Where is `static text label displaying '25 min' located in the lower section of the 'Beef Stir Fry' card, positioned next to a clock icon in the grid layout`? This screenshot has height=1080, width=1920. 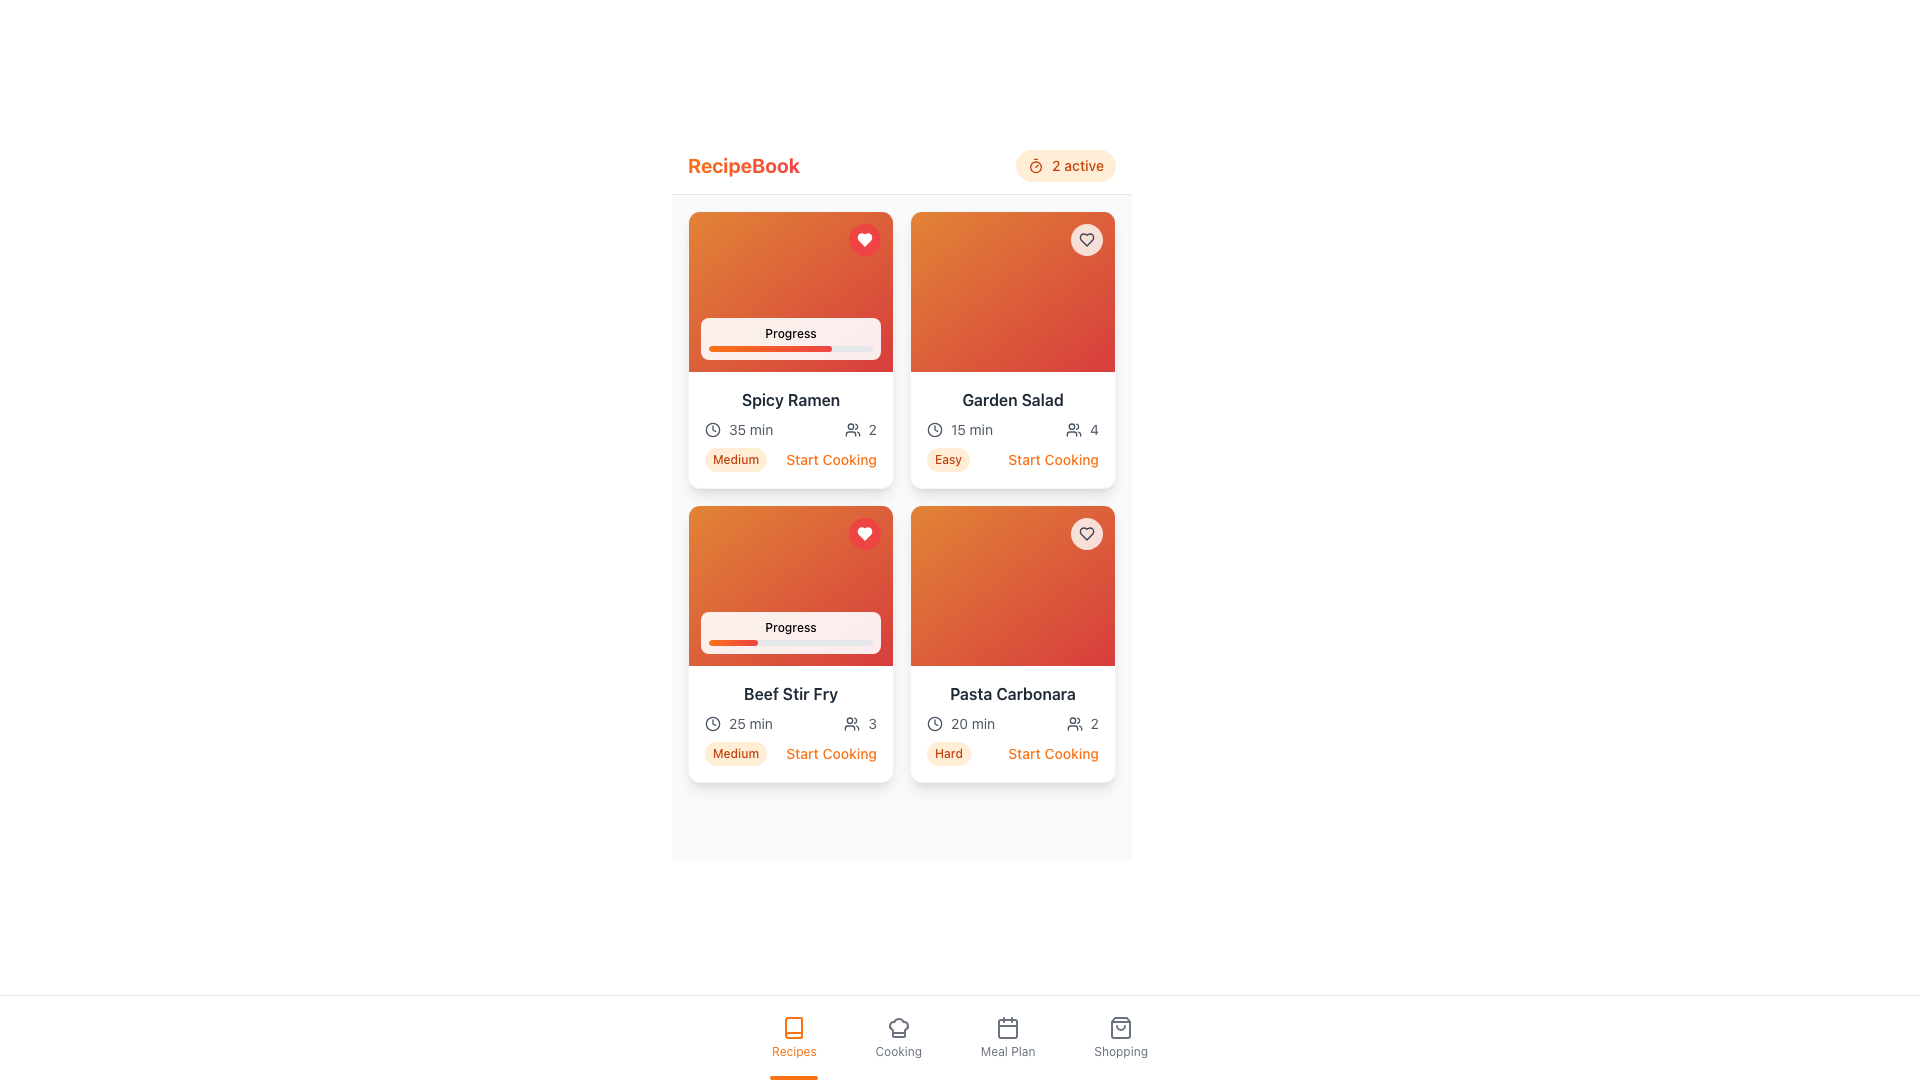
static text label displaying '25 min' located in the lower section of the 'Beef Stir Fry' card, positioned next to a clock icon in the grid layout is located at coordinates (749, 724).